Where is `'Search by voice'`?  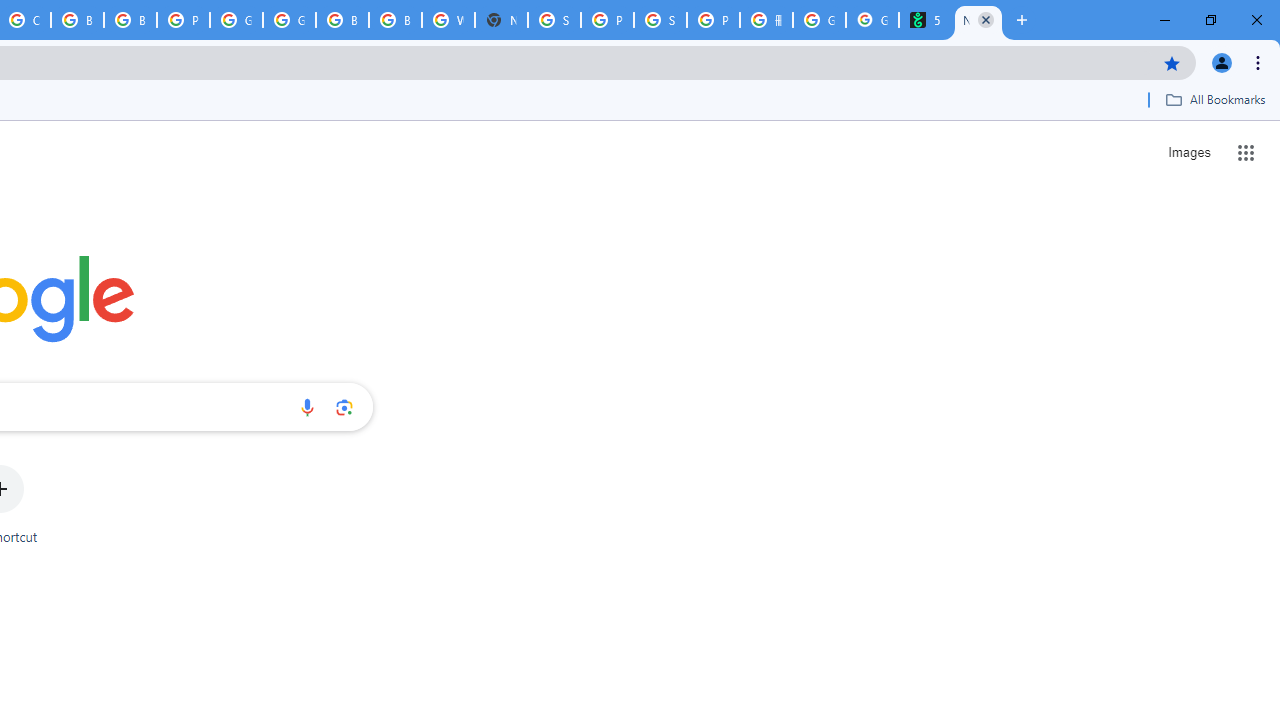 'Search by voice' is located at coordinates (306, 406).